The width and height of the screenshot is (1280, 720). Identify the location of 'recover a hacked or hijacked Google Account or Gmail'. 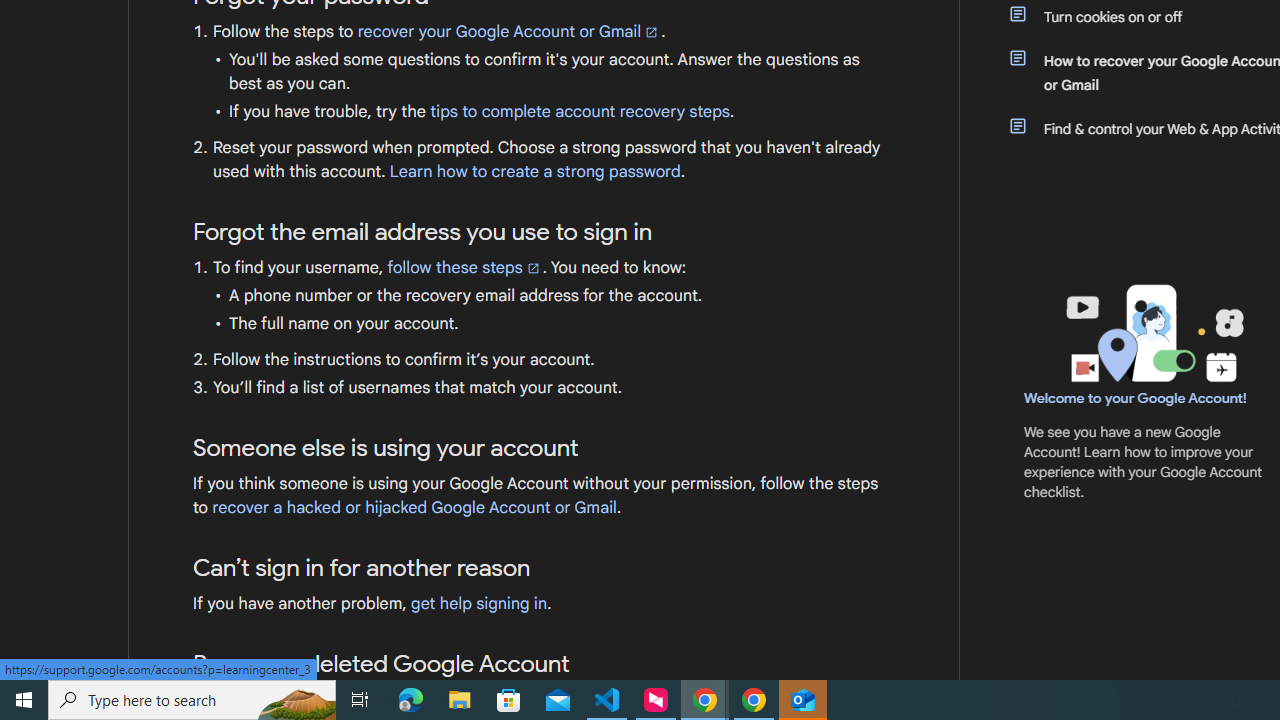
(413, 506).